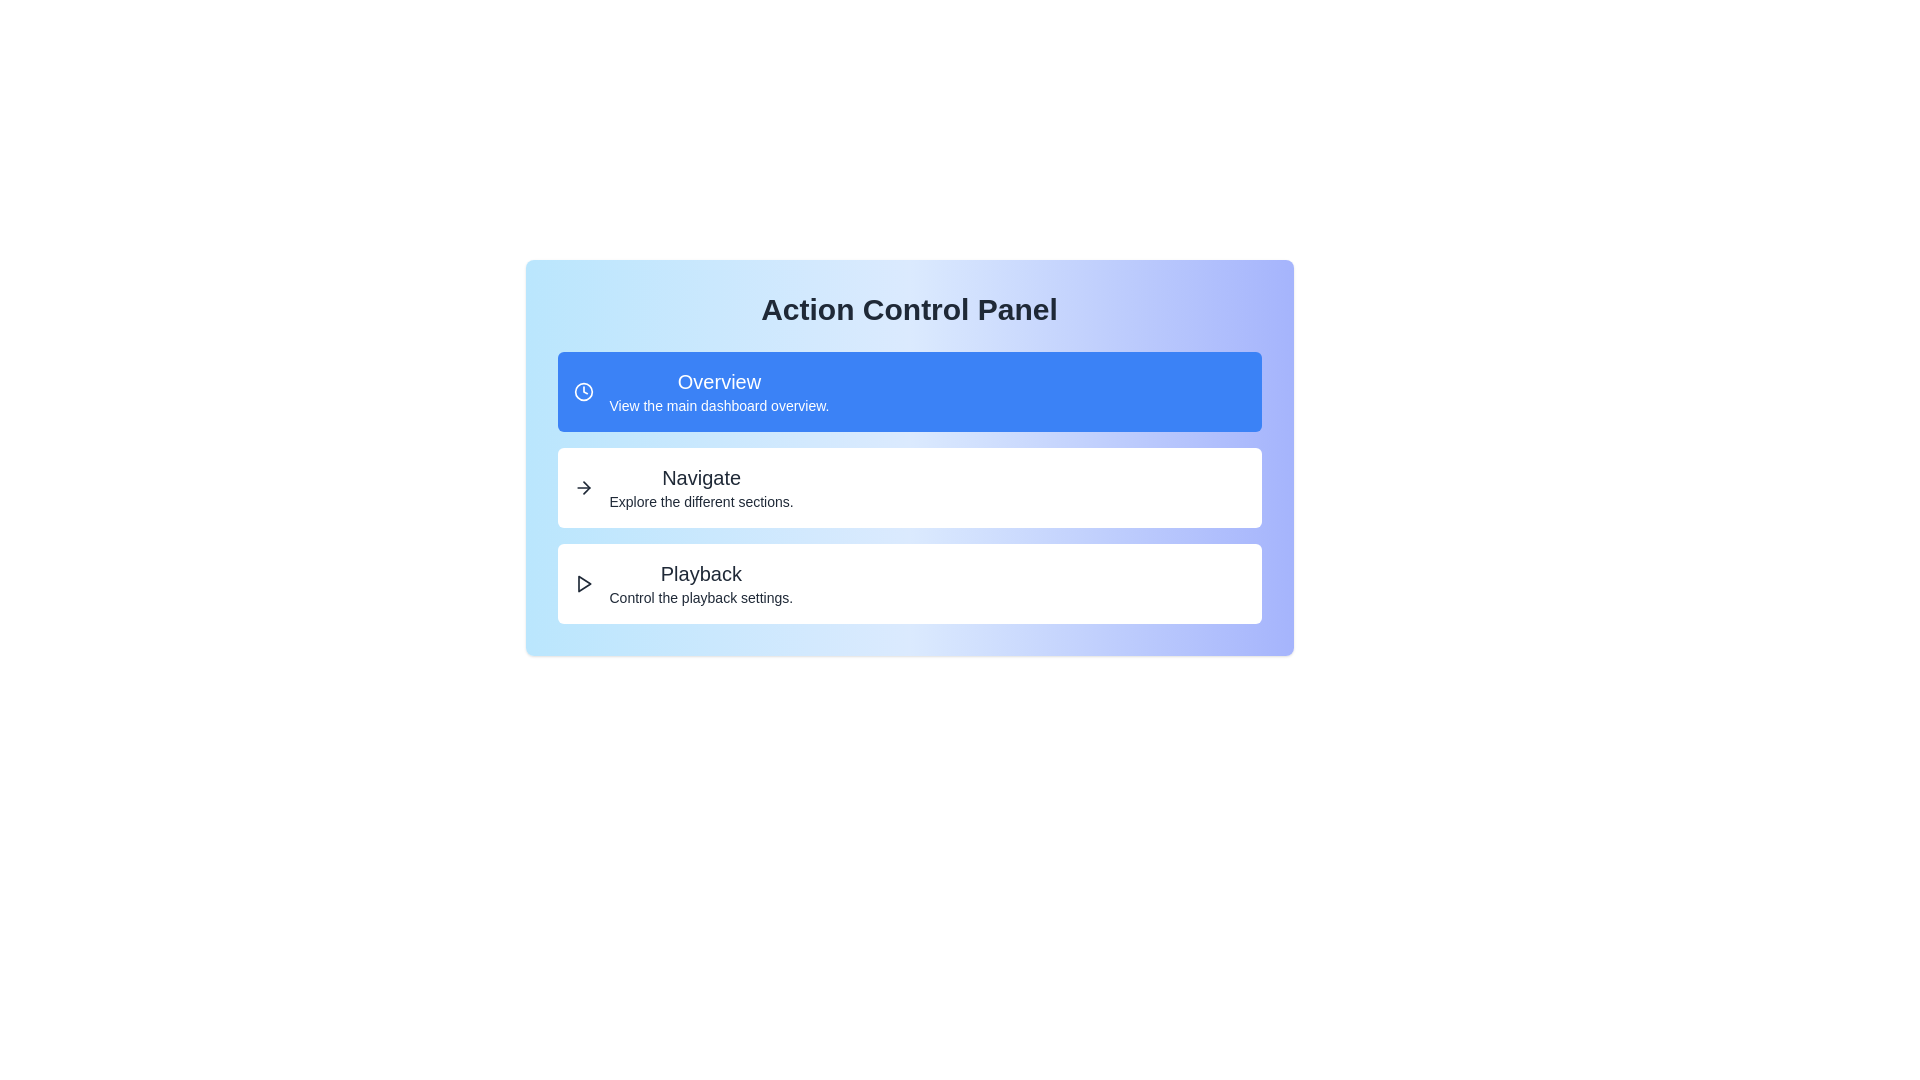 This screenshot has height=1080, width=1920. What do you see at coordinates (582, 488) in the screenshot?
I see `the small rightward arrow icon with a thin outline, located to the left of the text 'Navigate' in the second row of the content panel` at bounding box center [582, 488].